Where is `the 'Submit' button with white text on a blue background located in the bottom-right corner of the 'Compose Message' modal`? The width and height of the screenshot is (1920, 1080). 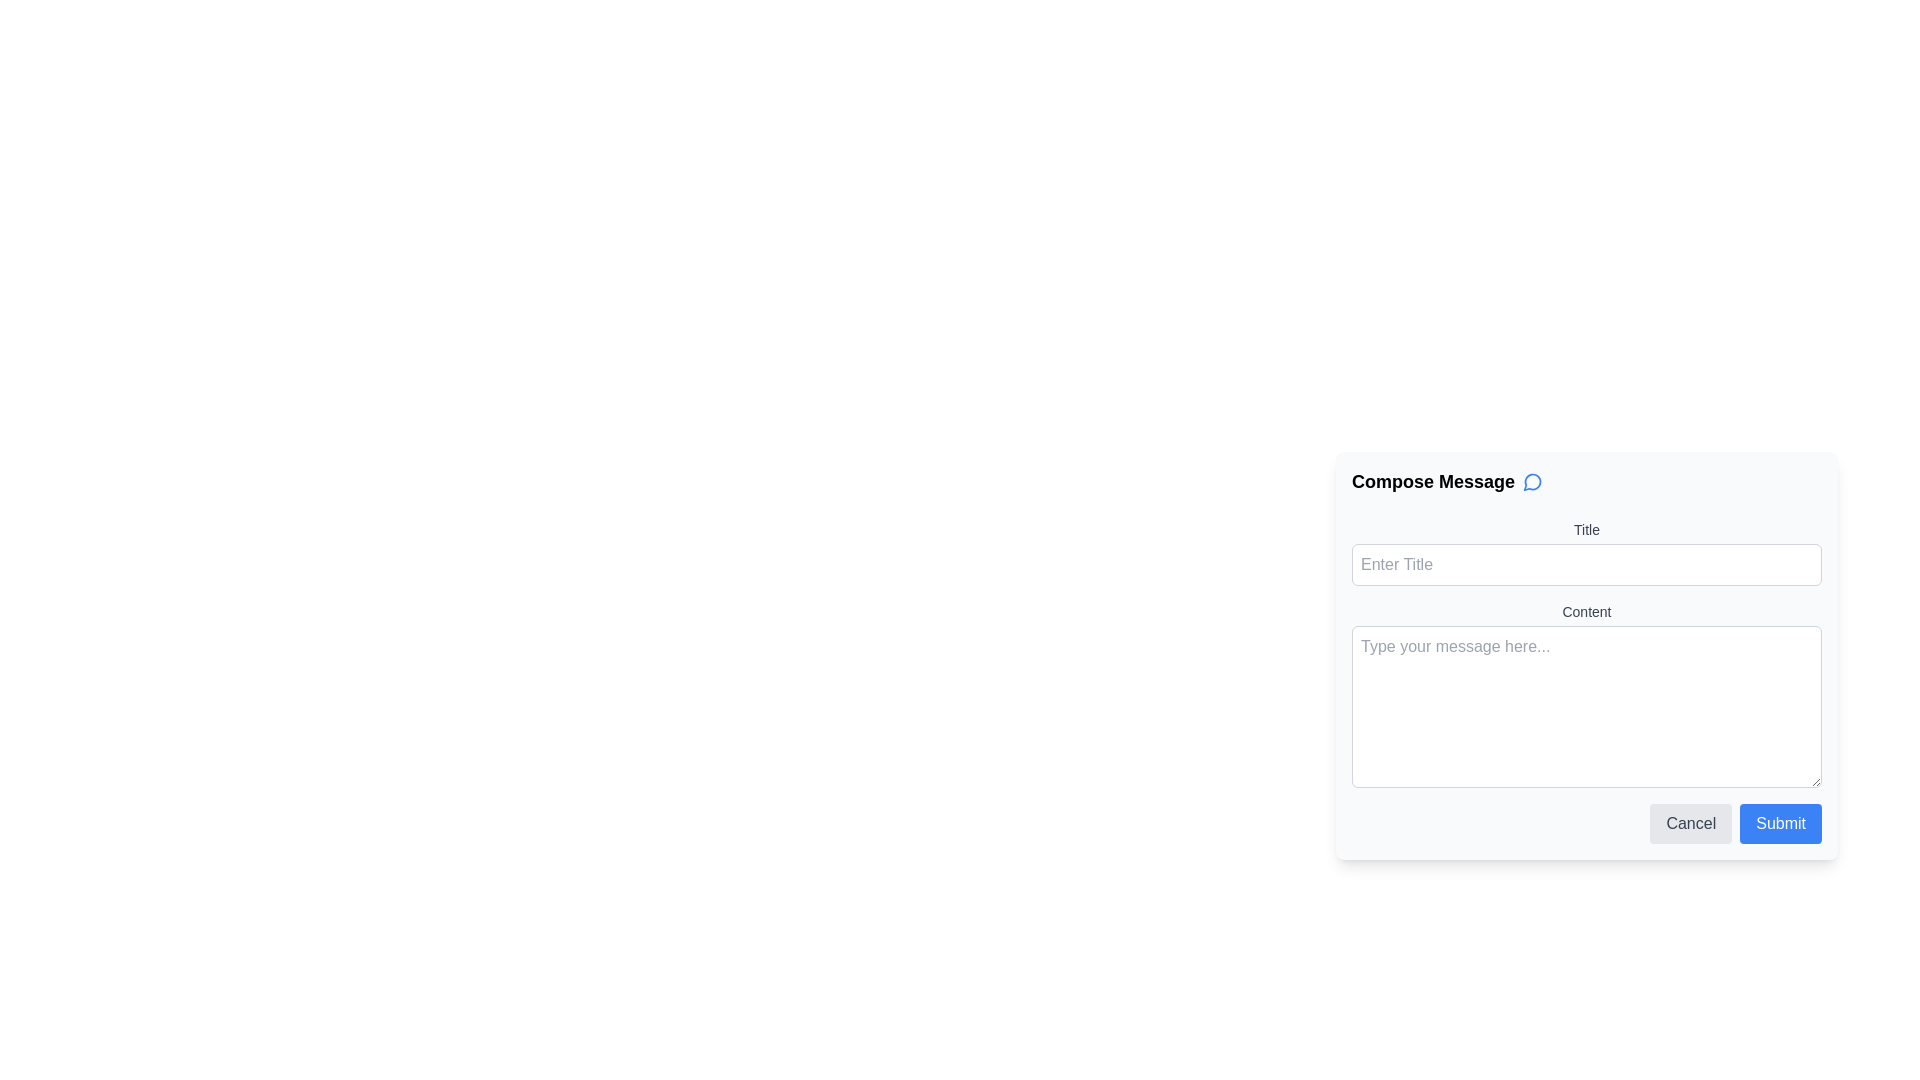
the 'Submit' button with white text on a blue background located in the bottom-right corner of the 'Compose Message' modal is located at coordinates (1781, 824).